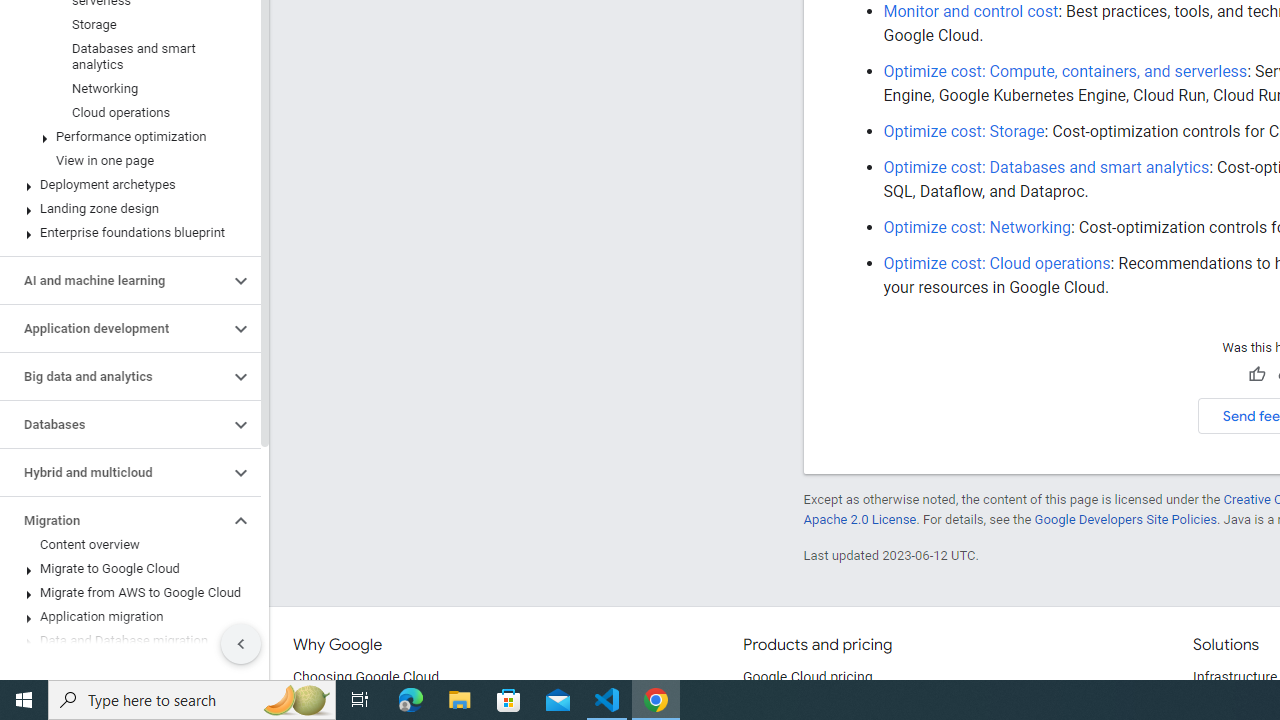 Image resolution: width=1280 pixels, height=720 pixels. What do you see at coordinates (1125, 518) in the screenshot?
I see `'Google Developers Site Policies'` at bounding box center [1125, 518].